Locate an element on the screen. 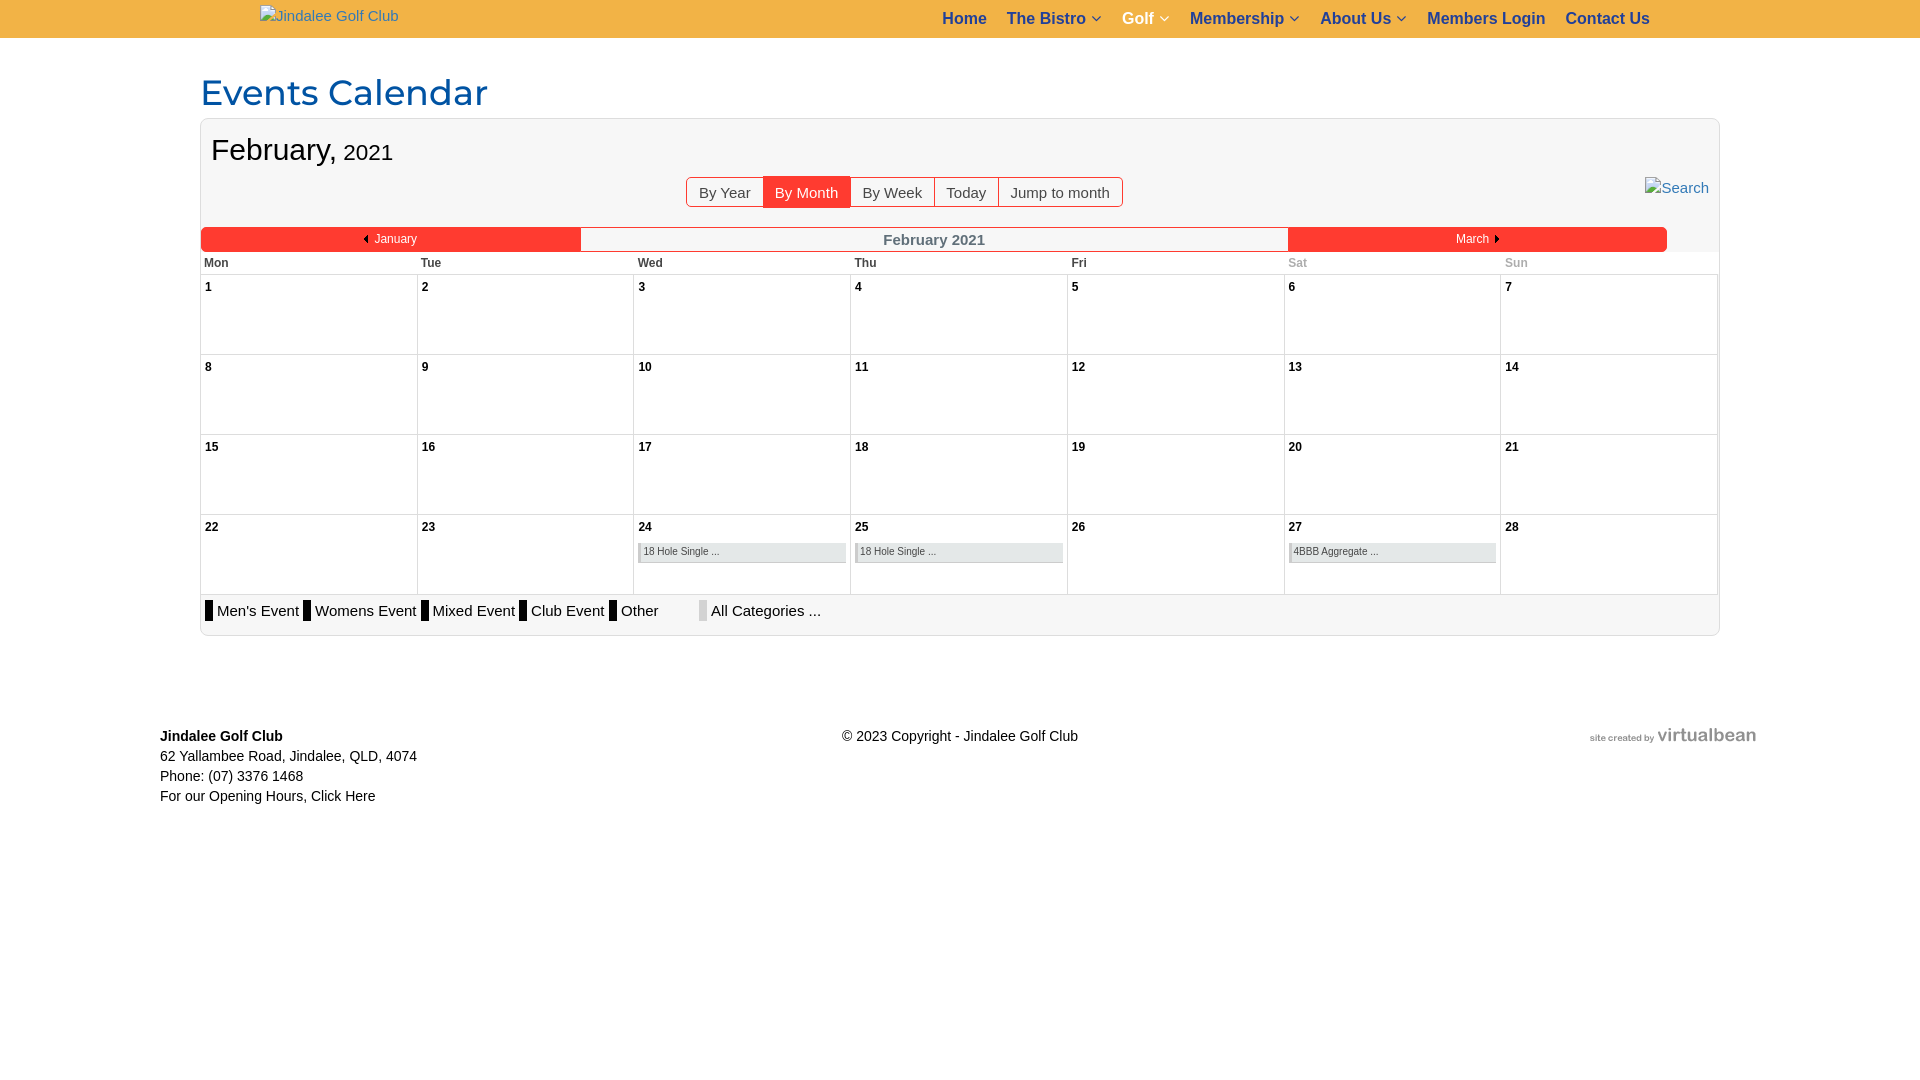  '18 Hole Single ...' is located at coordinates (960, 551).